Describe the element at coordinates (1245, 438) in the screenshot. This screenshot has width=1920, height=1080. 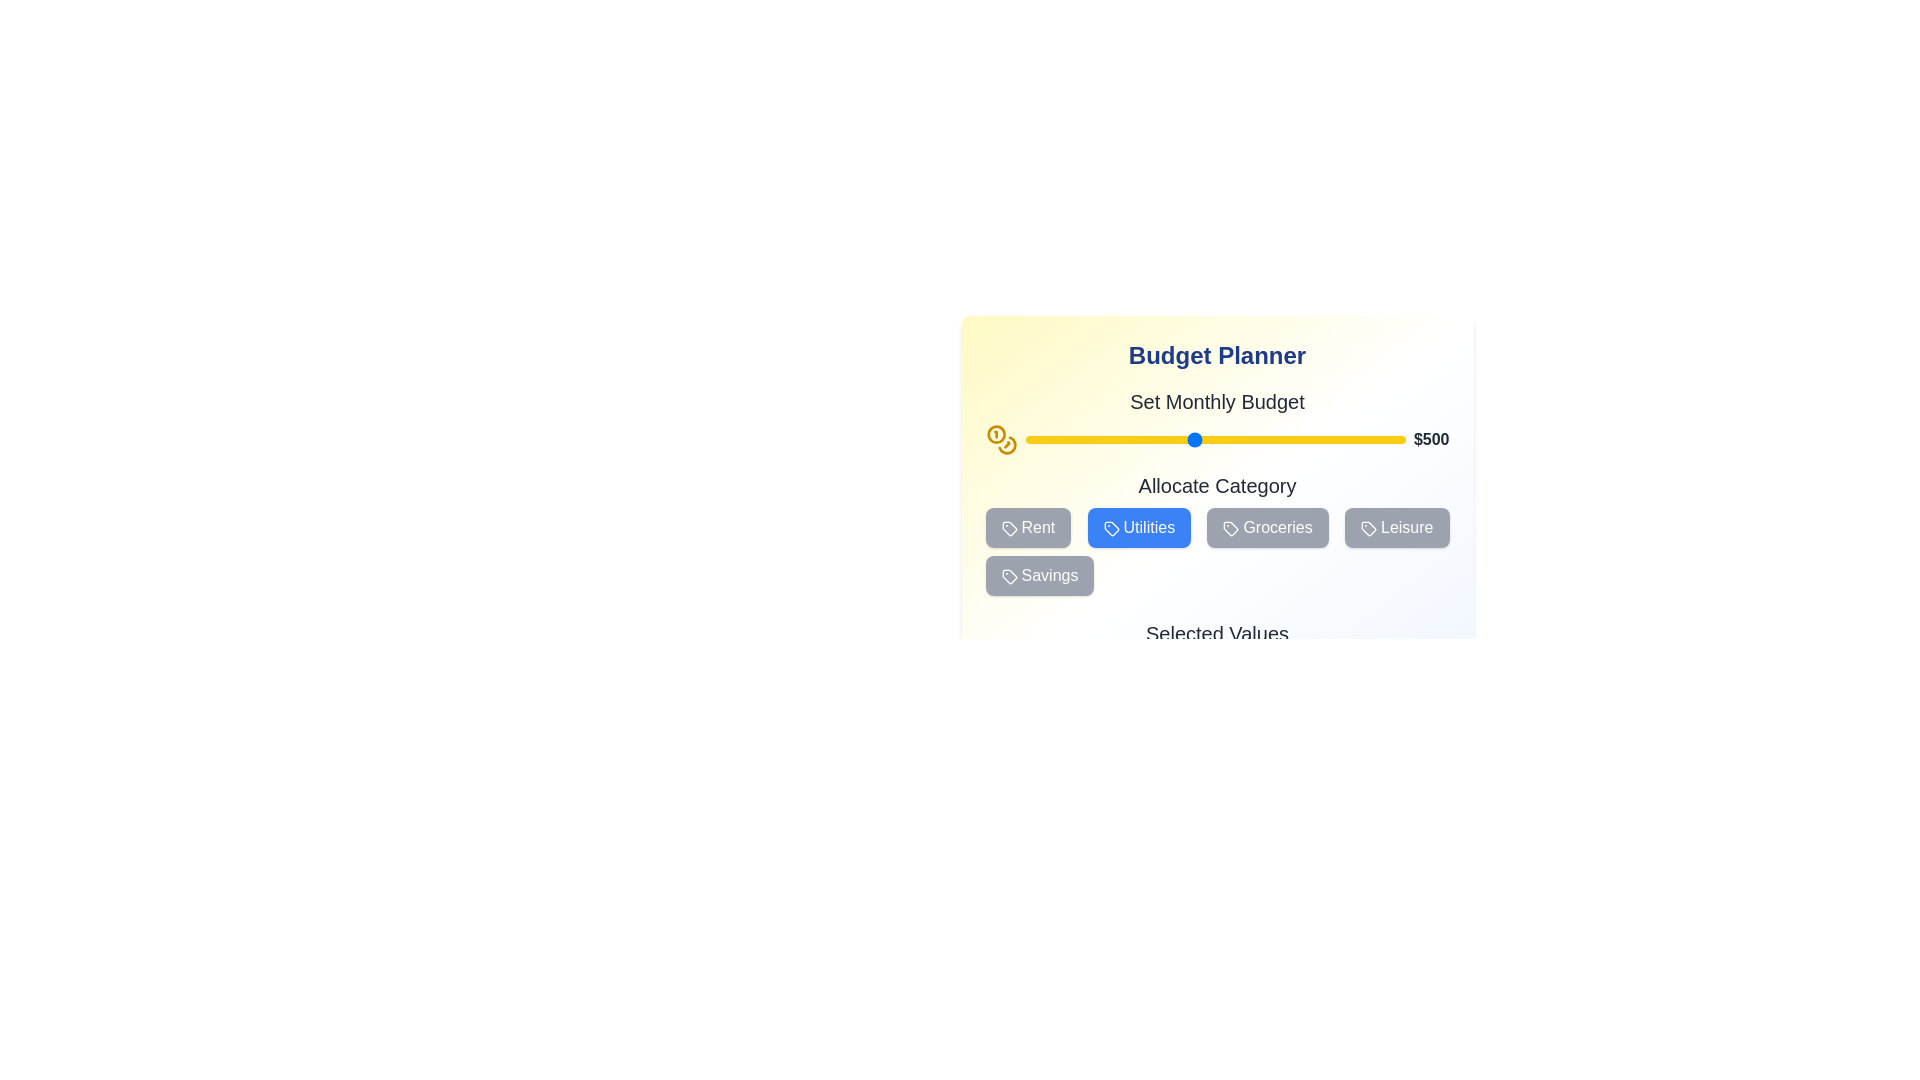
I see `the monthly budget` at that location.